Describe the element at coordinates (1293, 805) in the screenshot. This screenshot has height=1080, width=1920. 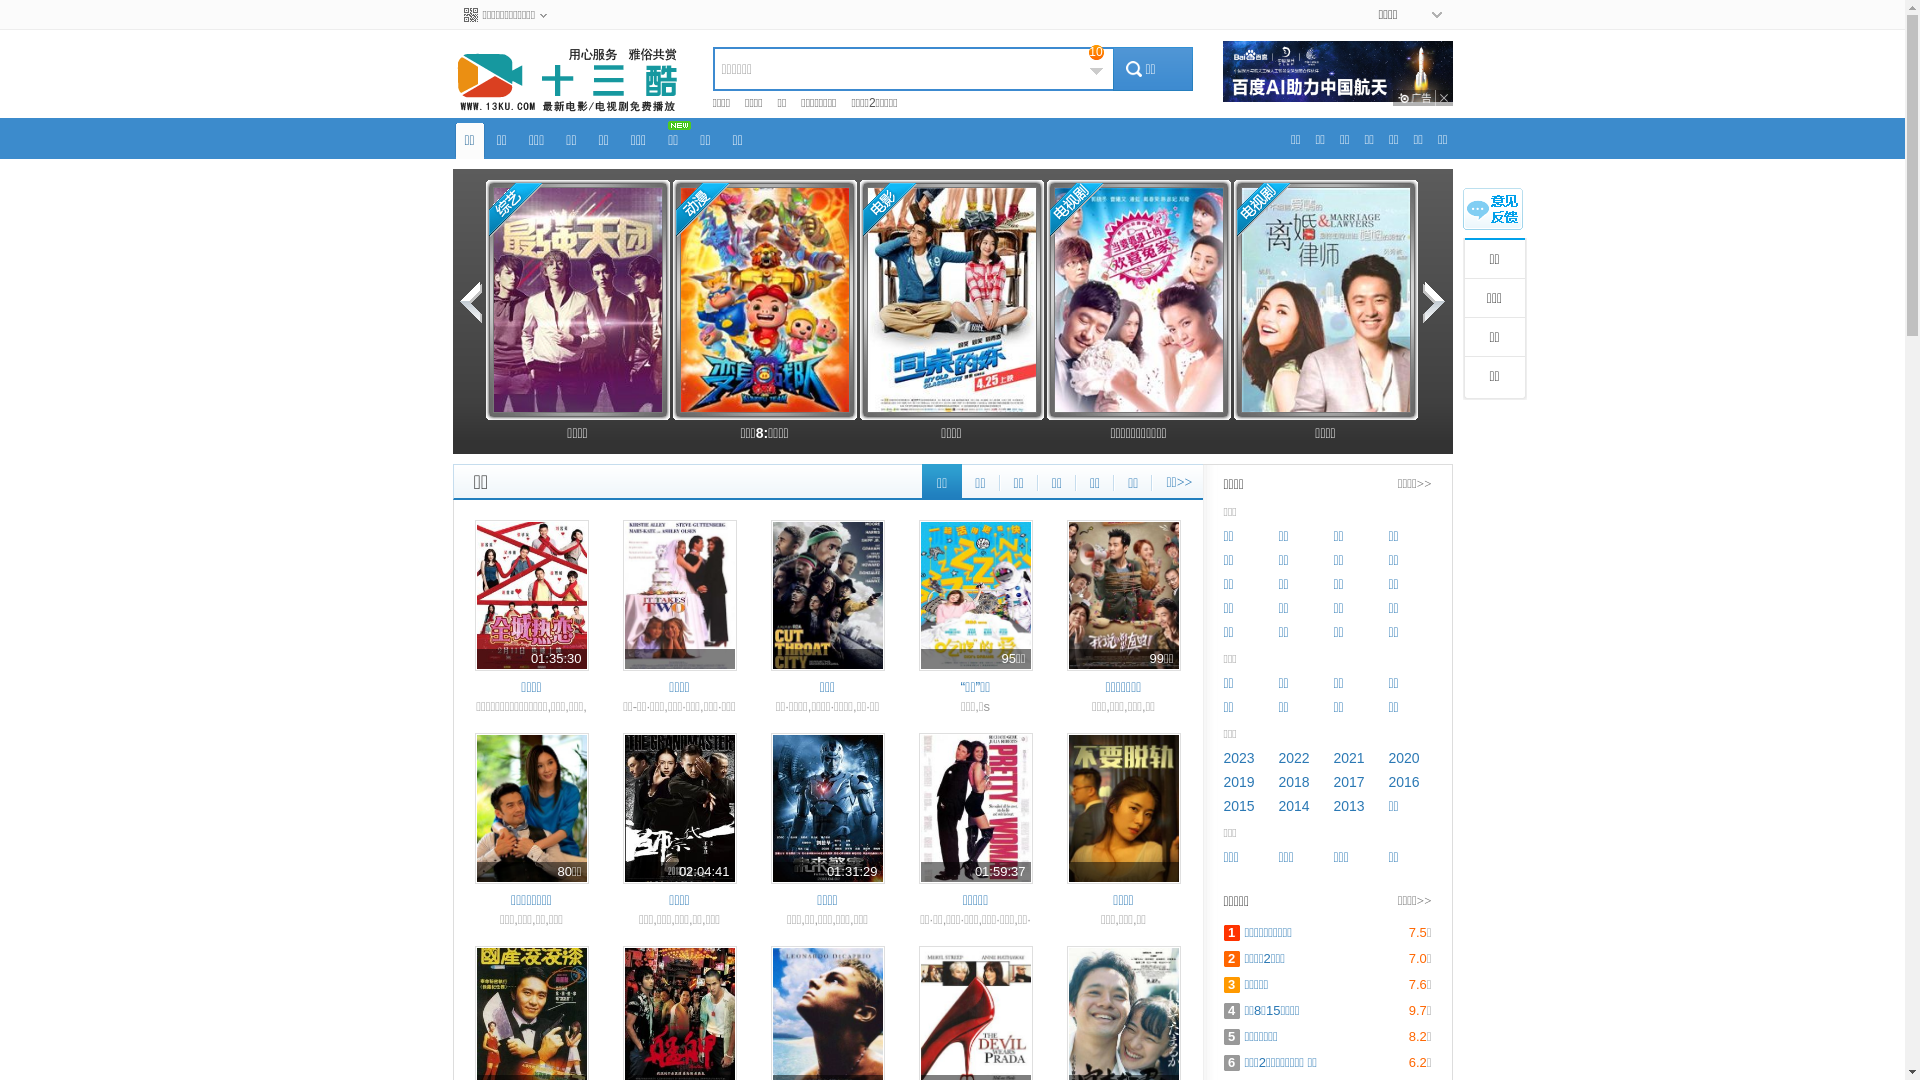
I see `'2014'` at that location.